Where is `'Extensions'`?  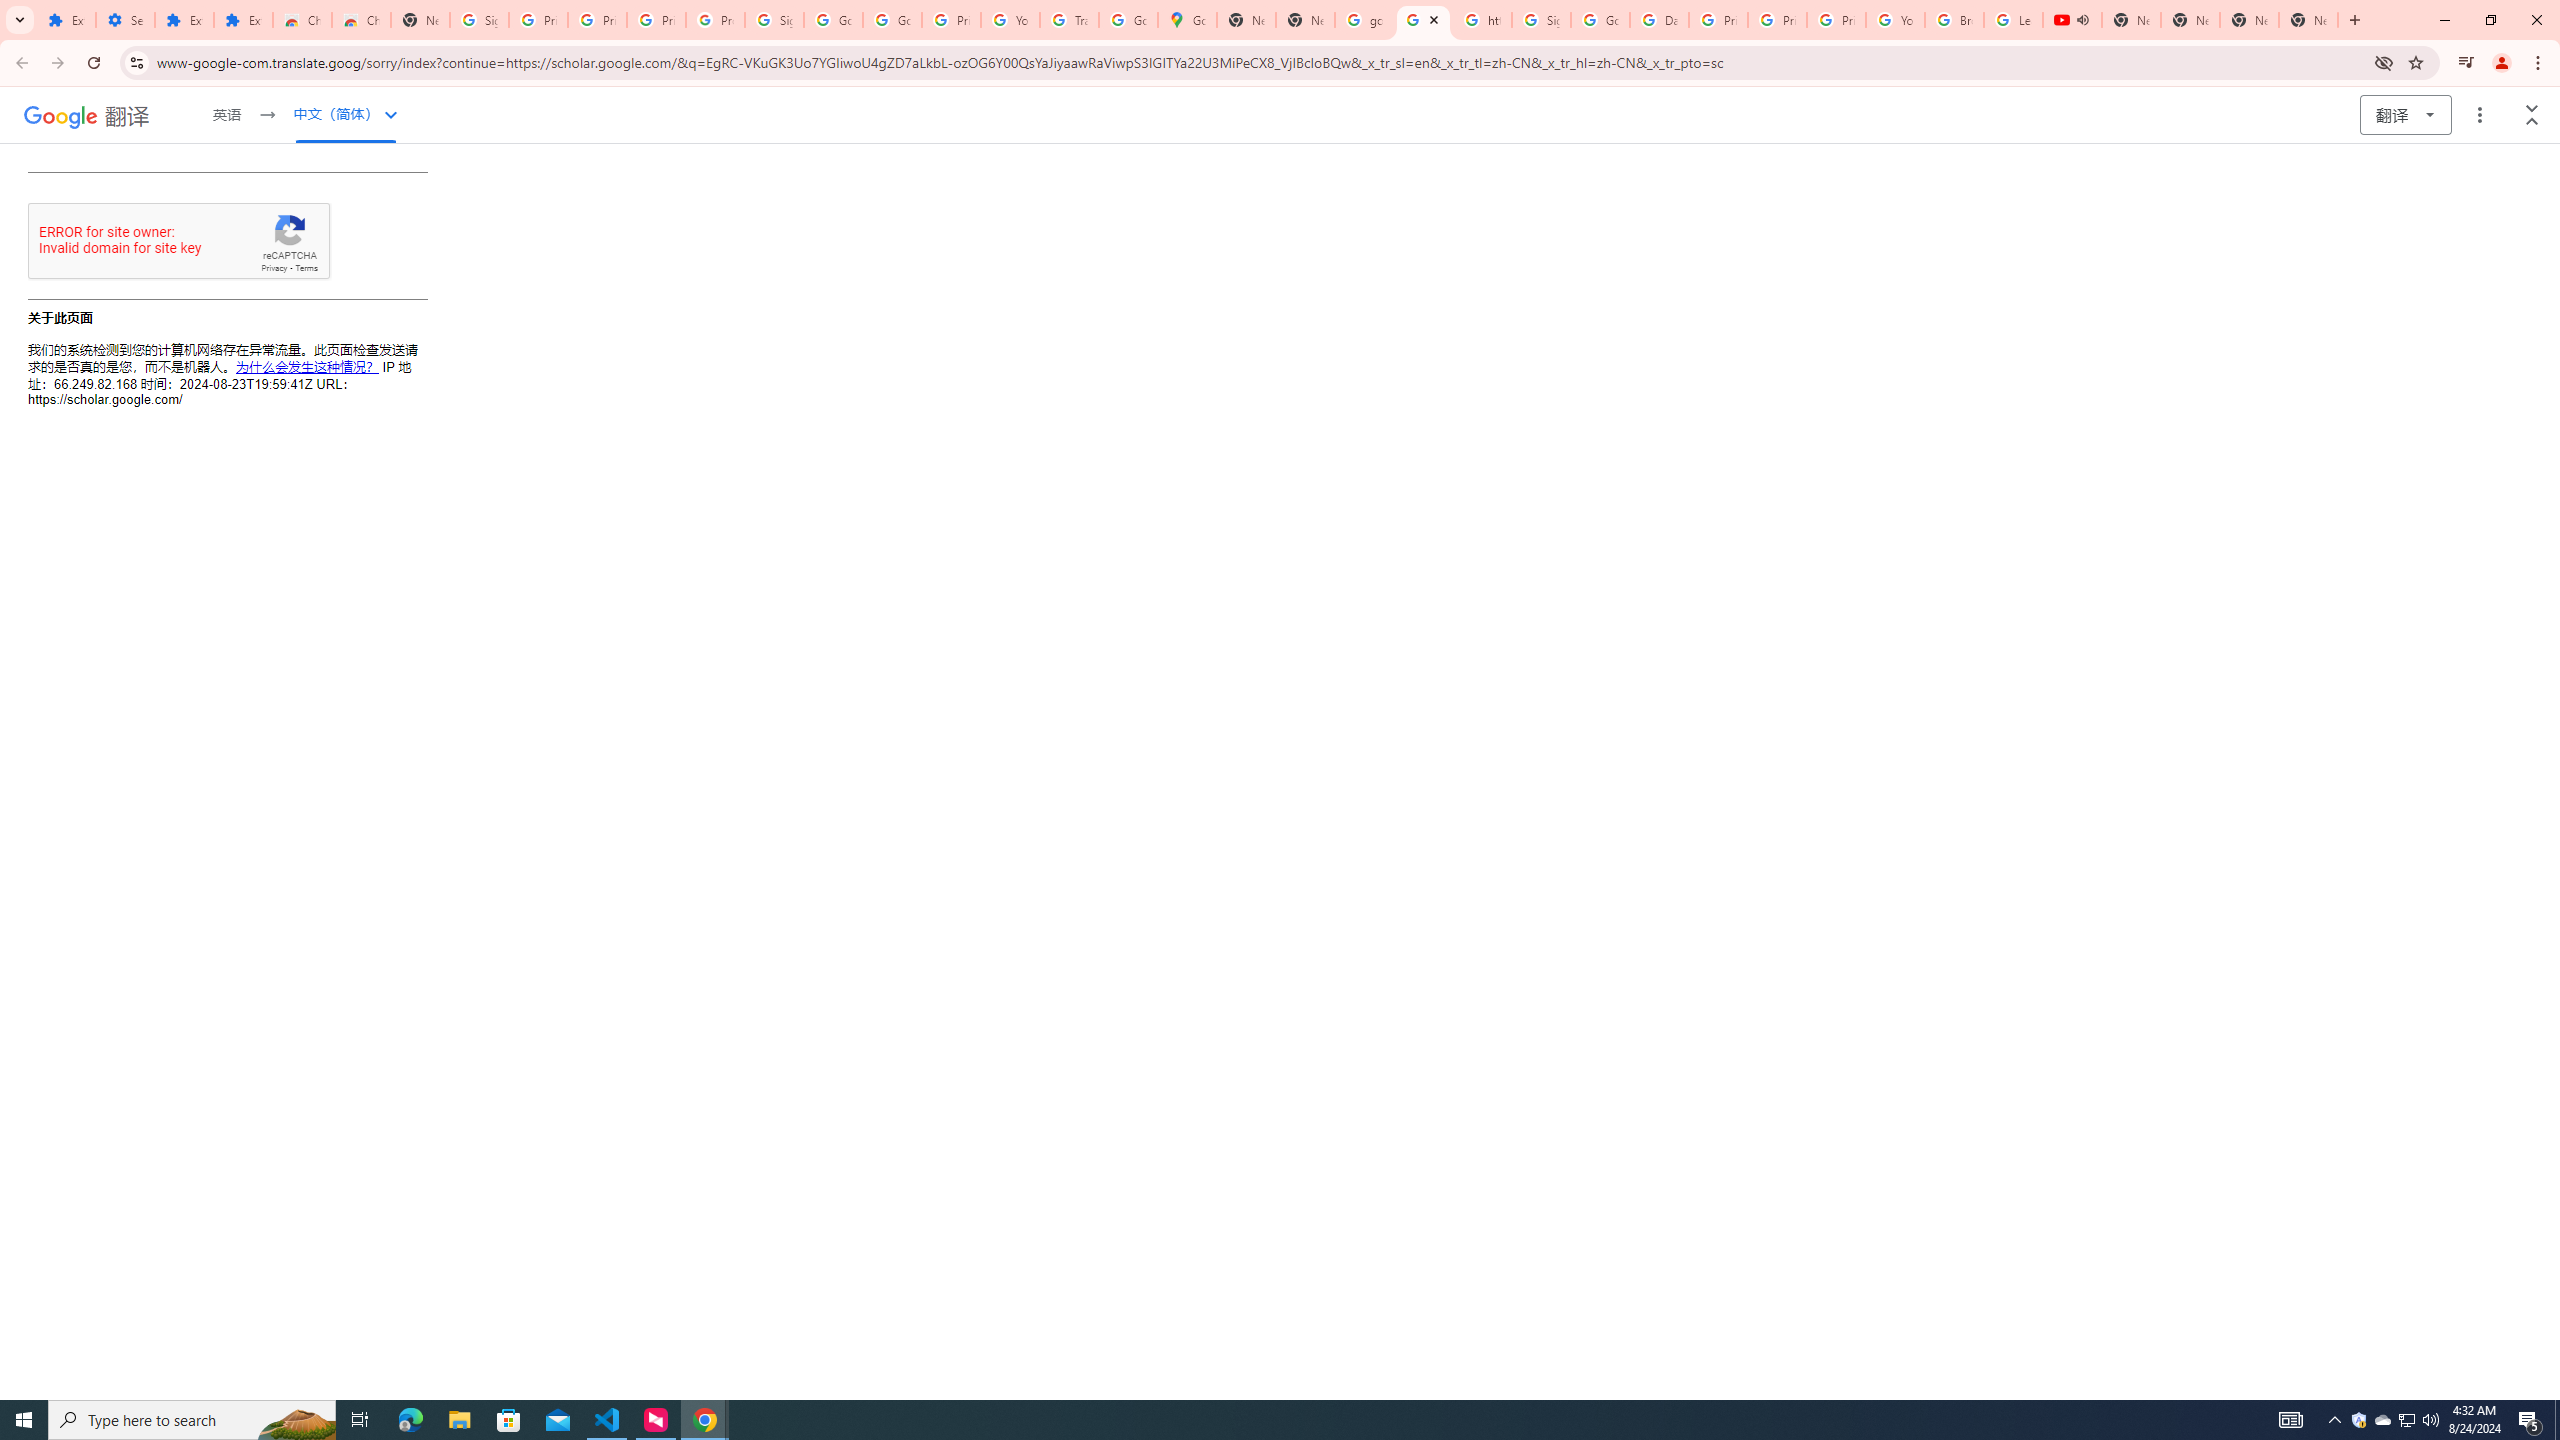 'Extensions' is located at coordinates (183, 19).